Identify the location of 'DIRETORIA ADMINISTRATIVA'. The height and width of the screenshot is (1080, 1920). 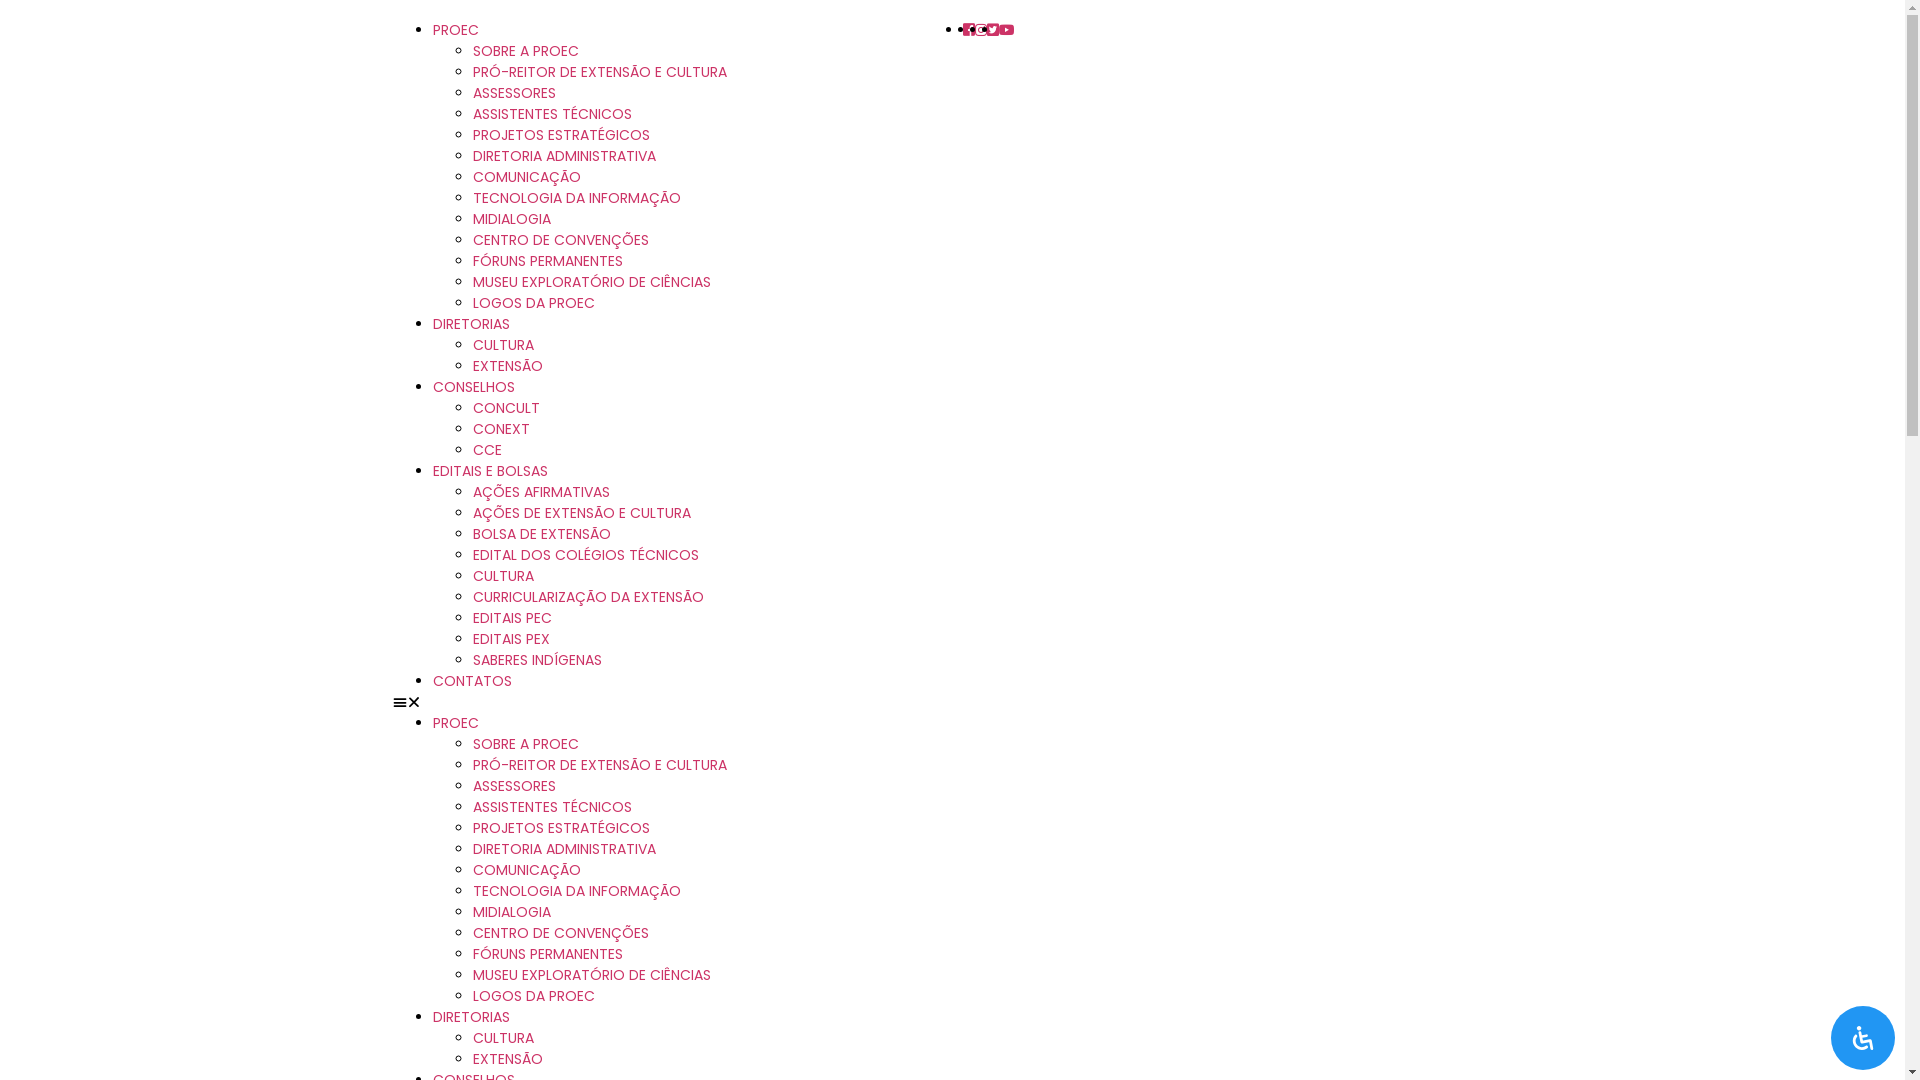
(562, 848).